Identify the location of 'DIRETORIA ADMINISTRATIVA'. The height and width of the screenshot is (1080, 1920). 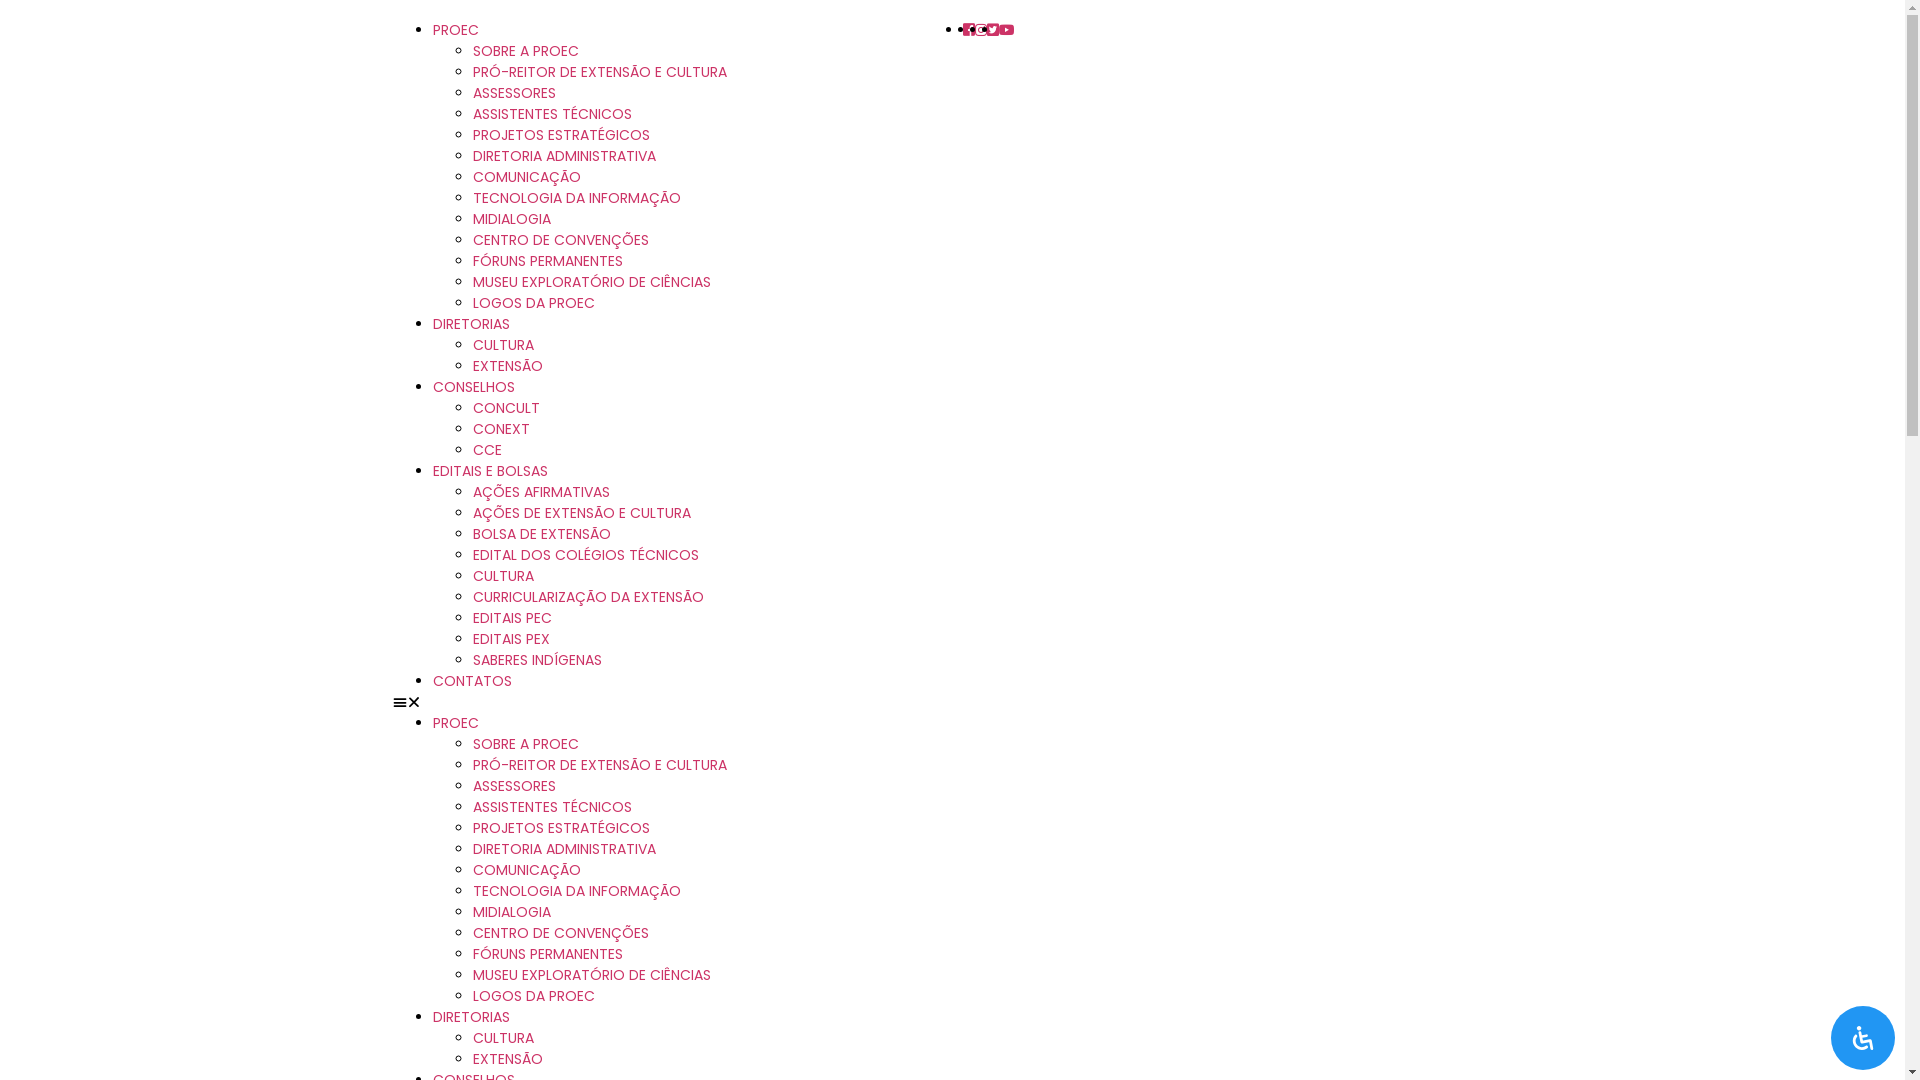
(562, 848).